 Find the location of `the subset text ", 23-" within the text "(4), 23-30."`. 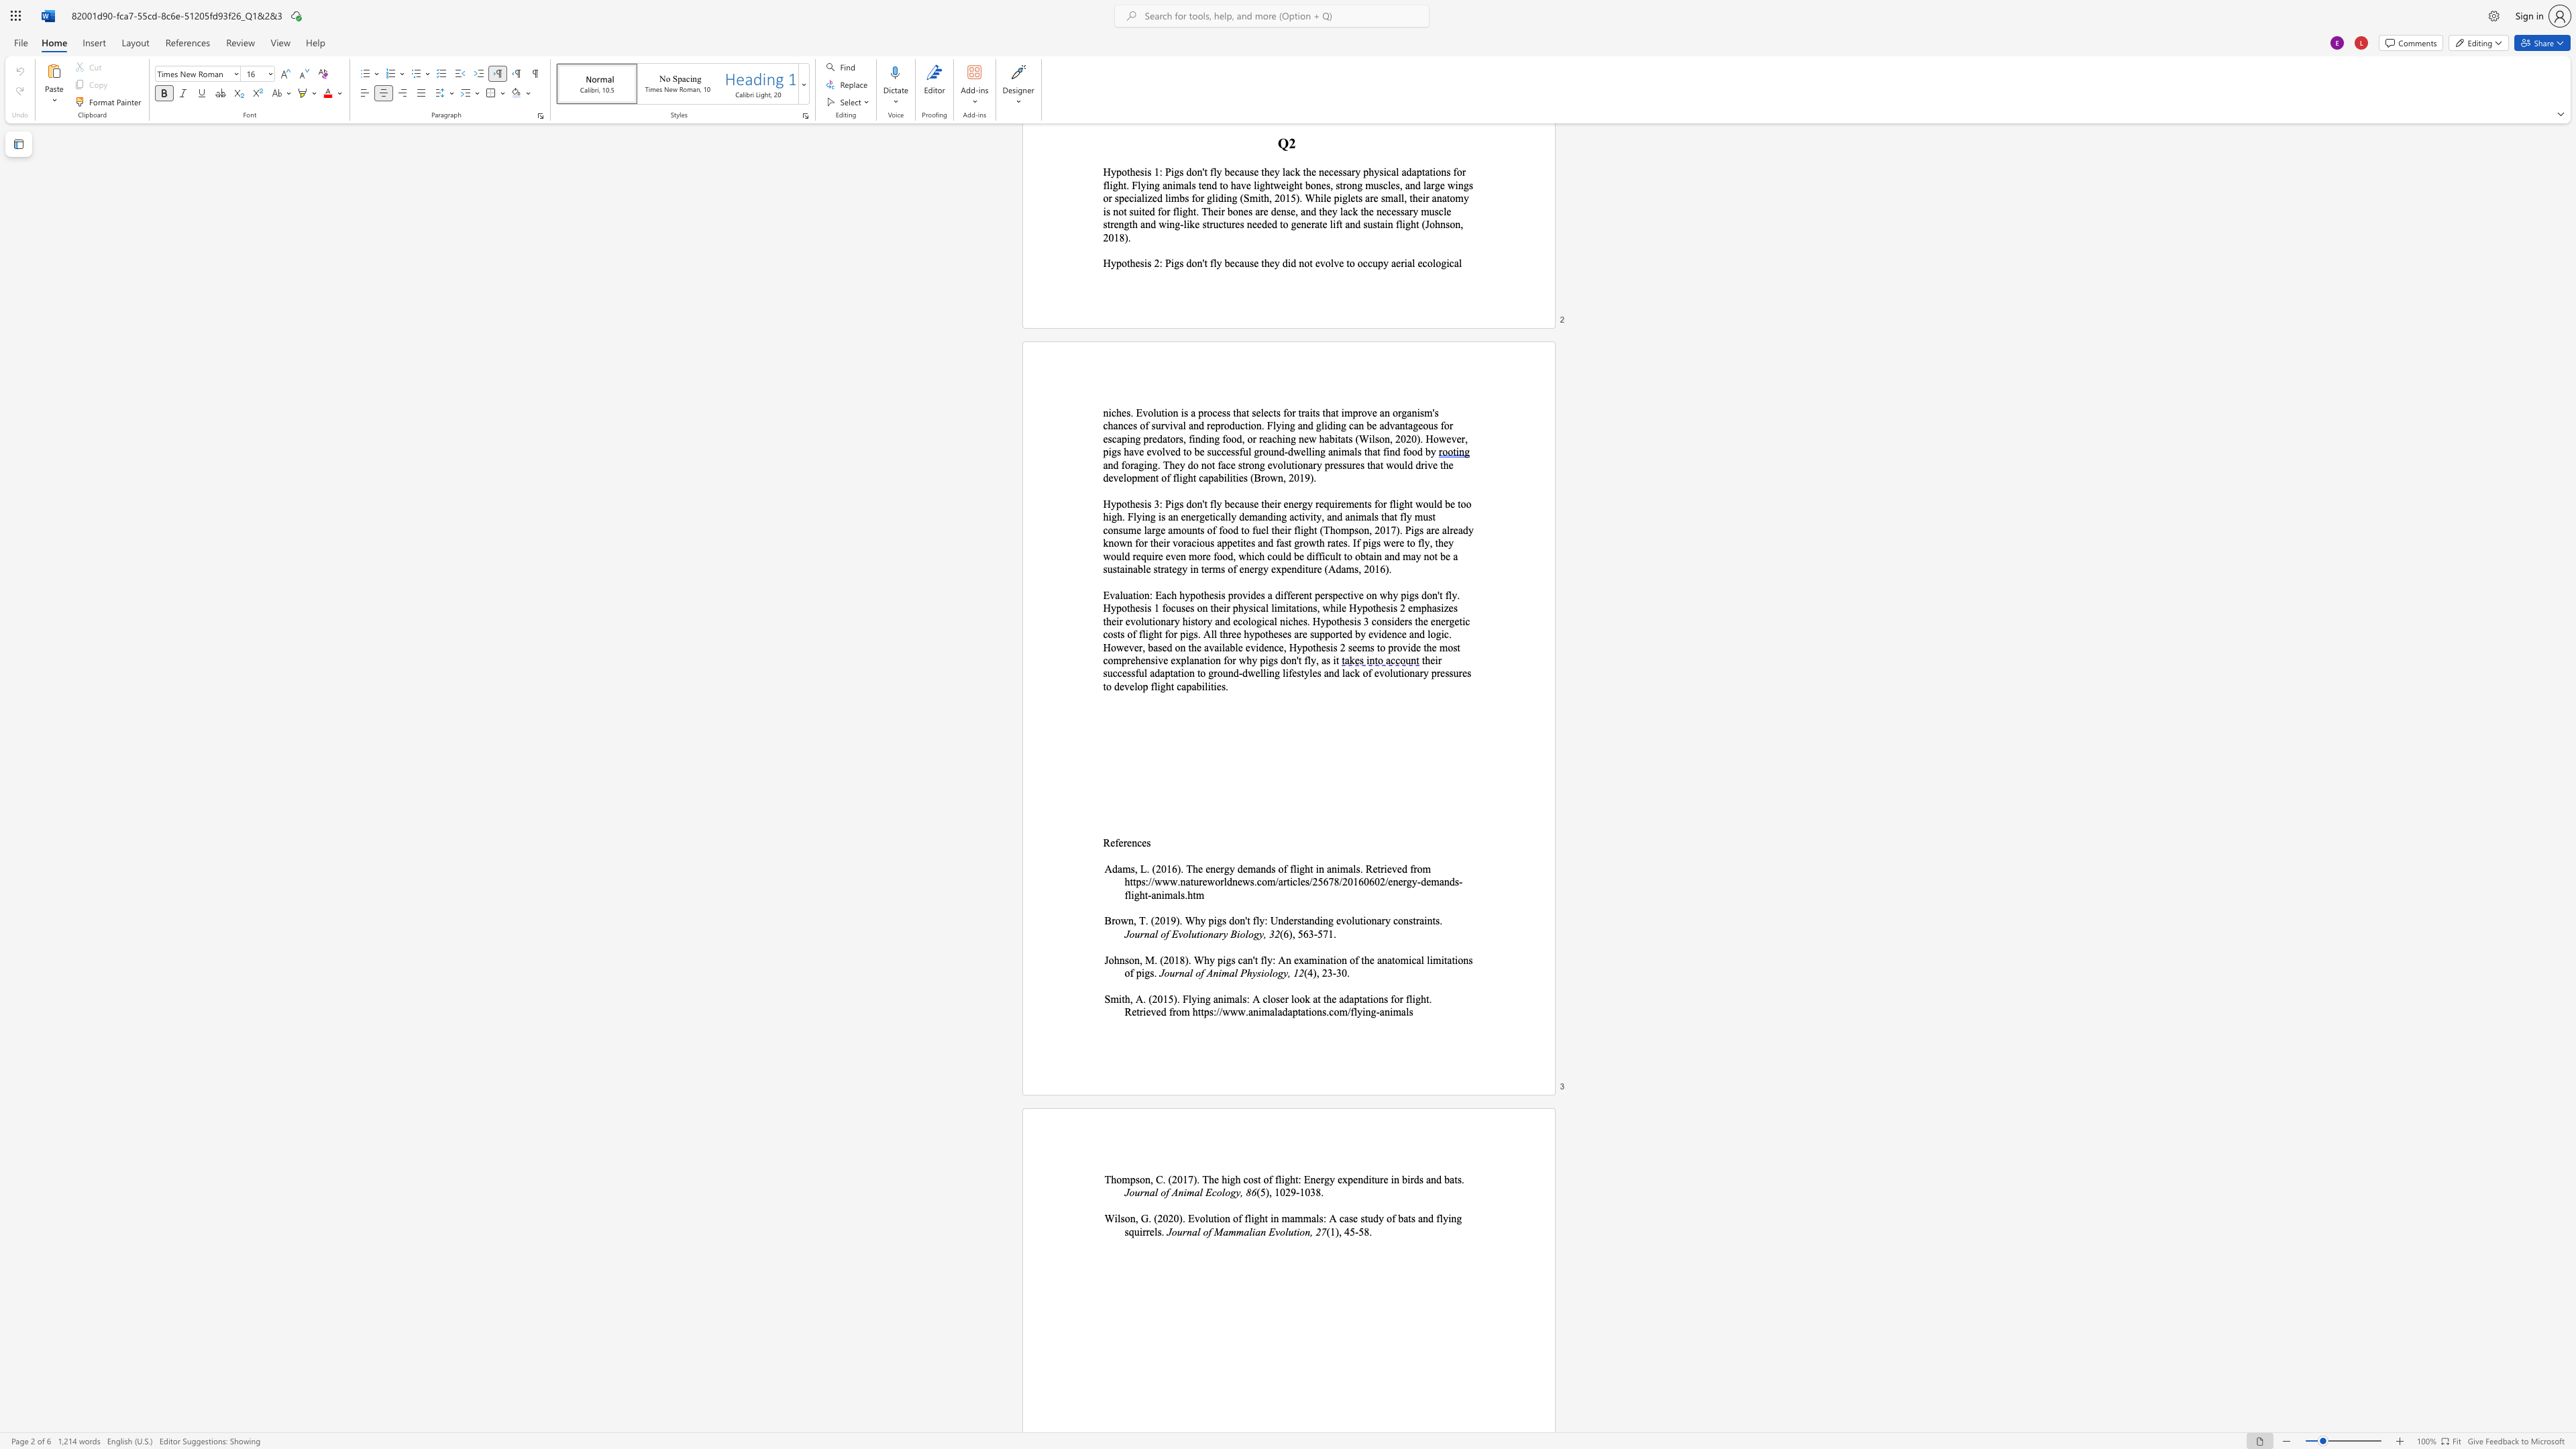

the subset text ", 23-" within the text "(4), 23-30." is located at coordinates (1316, 972).